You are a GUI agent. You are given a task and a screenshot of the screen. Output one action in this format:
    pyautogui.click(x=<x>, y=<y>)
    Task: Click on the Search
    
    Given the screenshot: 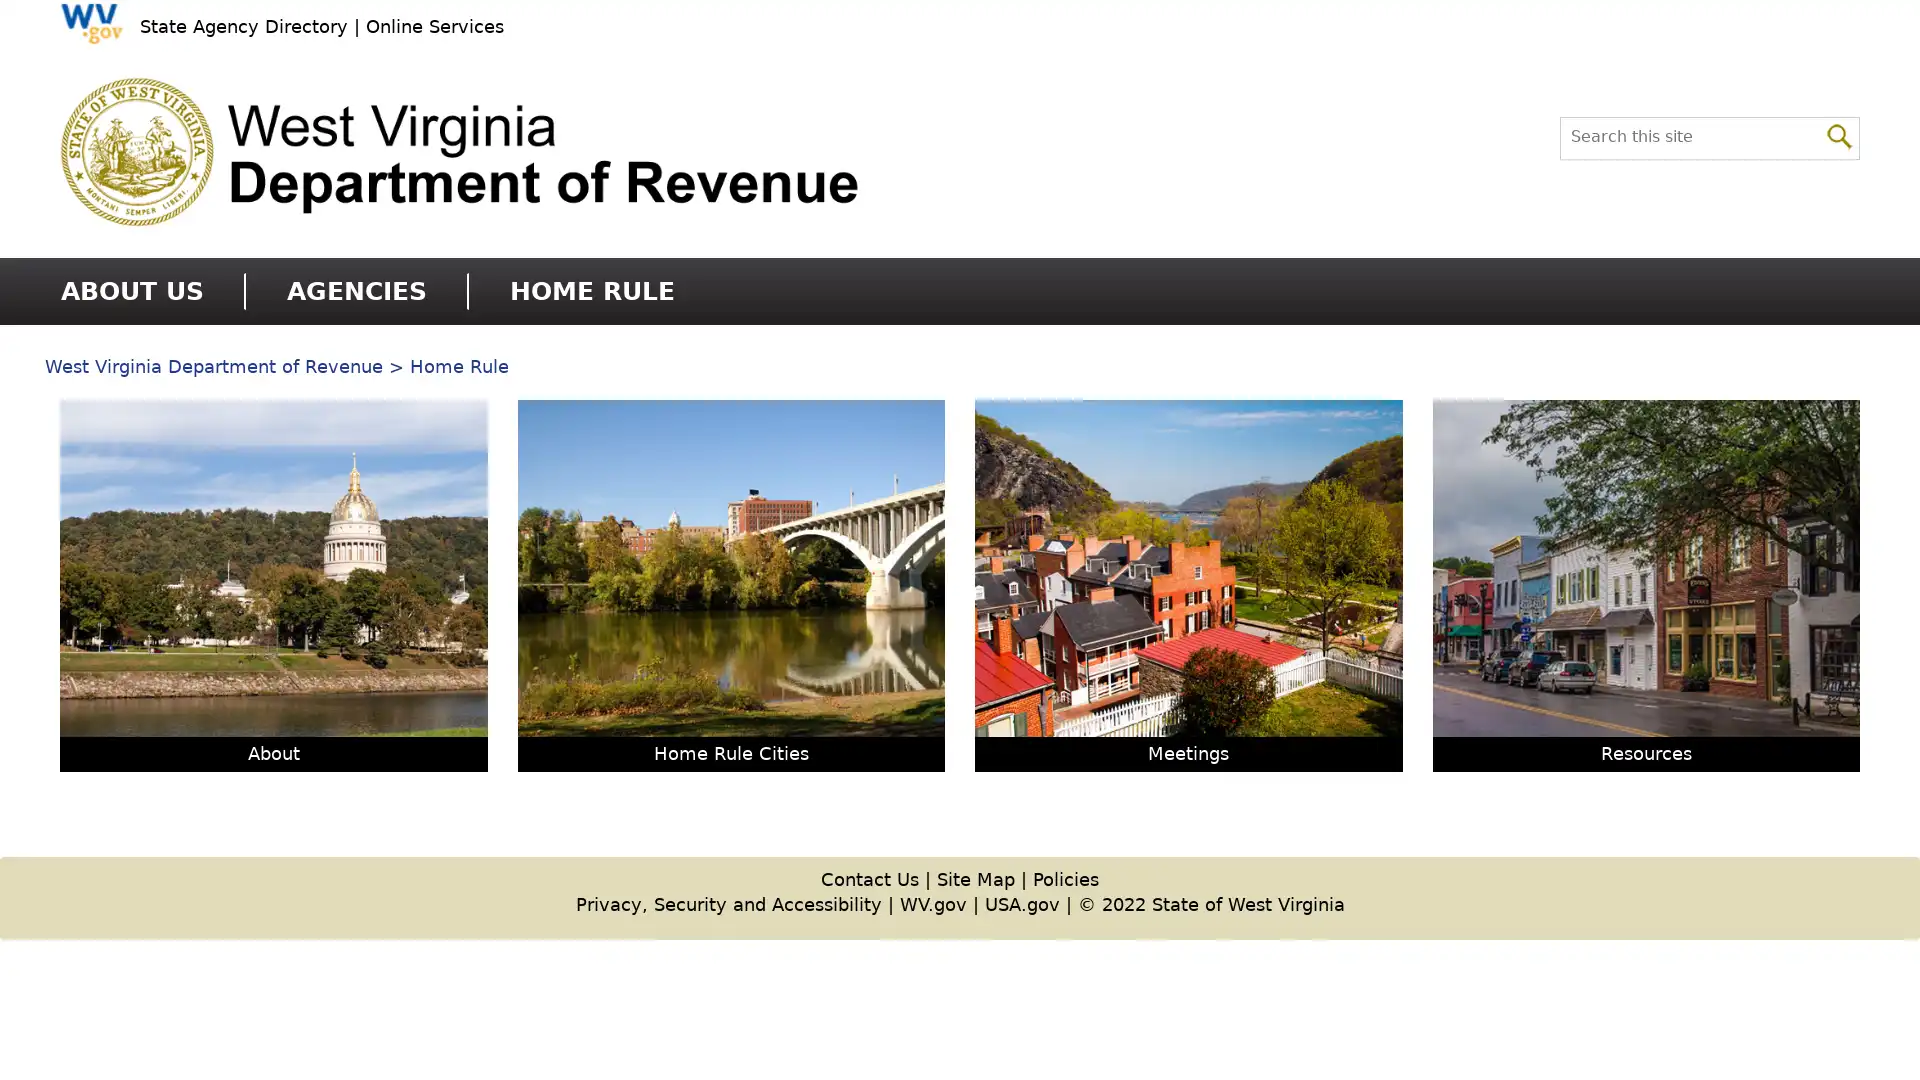 What is the action you would take?
    pyautogui.click(x=1839, y=134)
    